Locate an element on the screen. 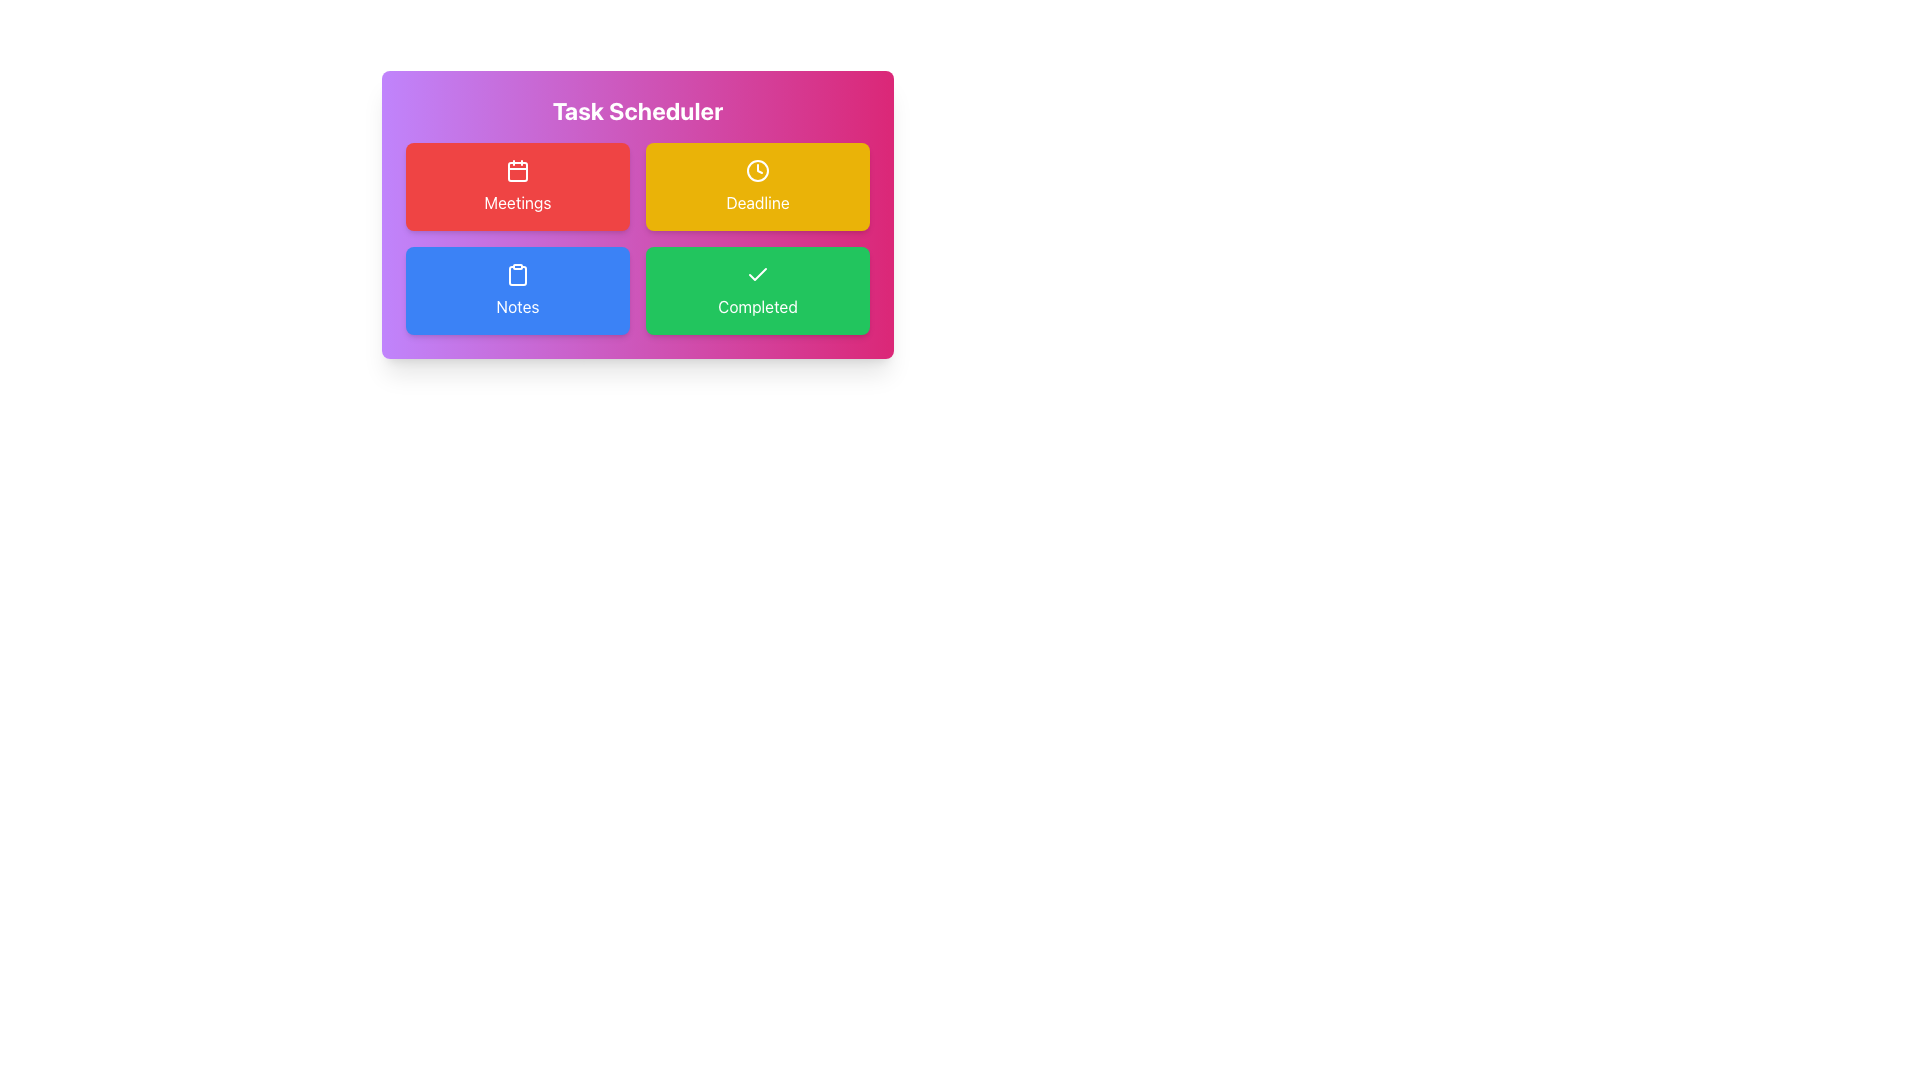  text label 'Deadline' which is located in the bottom center of the yellow button with rounded corners in the top-right of the interface is located at coordinates (757, 203).